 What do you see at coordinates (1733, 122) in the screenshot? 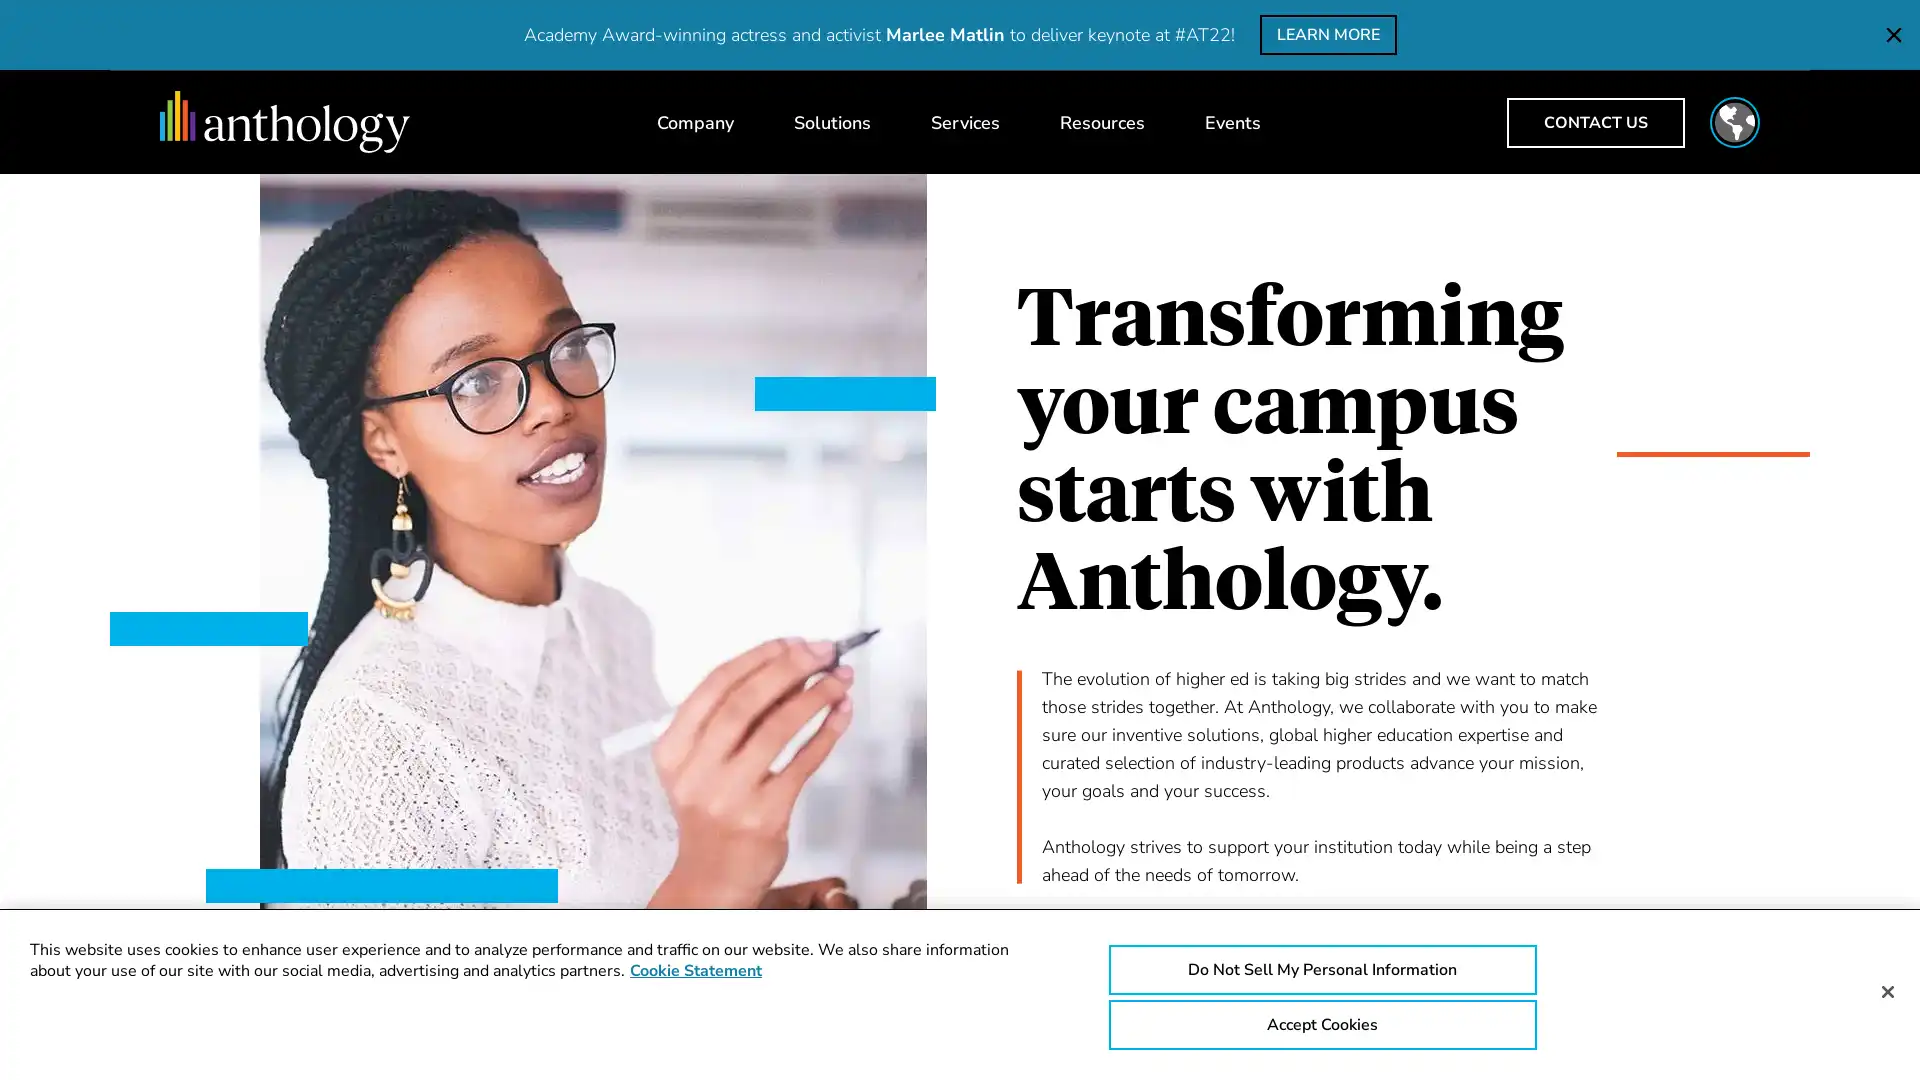
I see `Toggle region selector` at bounding box center [1733, 122].